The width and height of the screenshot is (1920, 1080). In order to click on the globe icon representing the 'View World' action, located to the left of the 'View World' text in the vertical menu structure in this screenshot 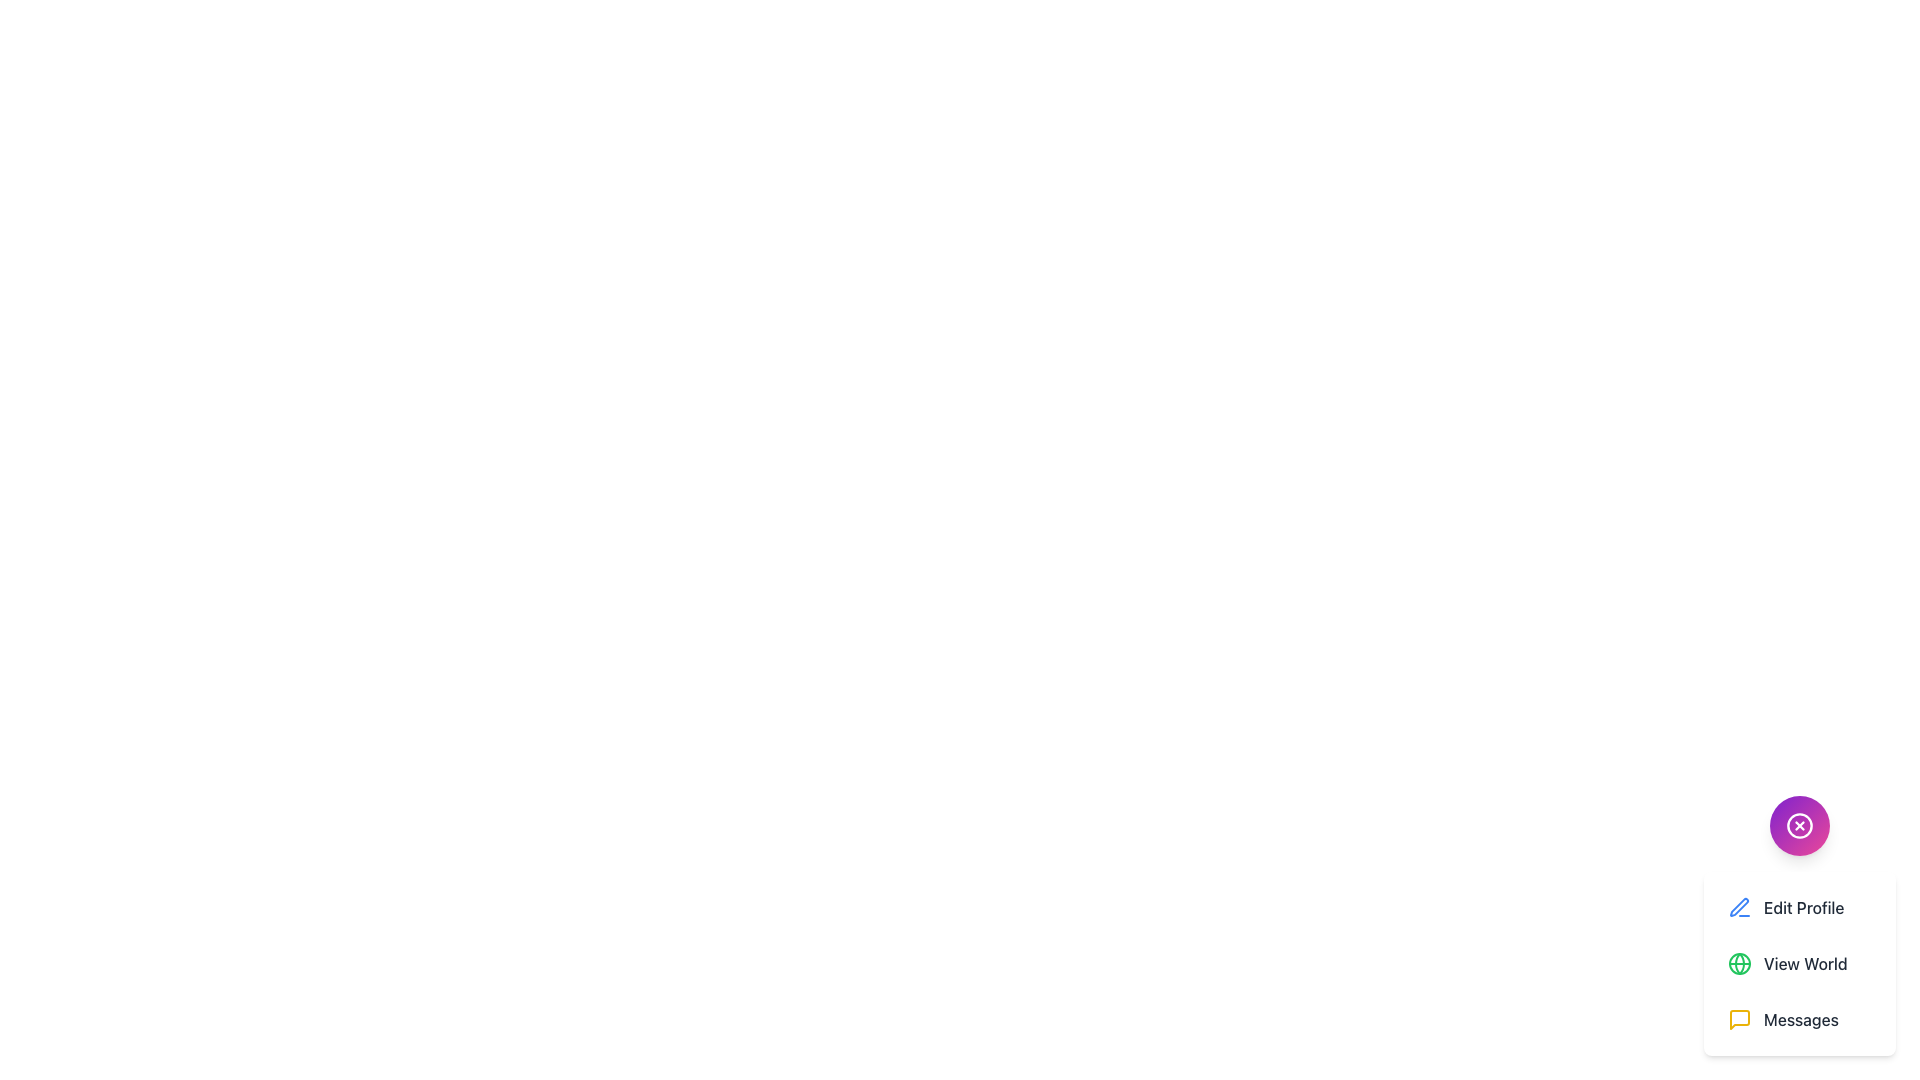, I will do `click(1738, 963)`.